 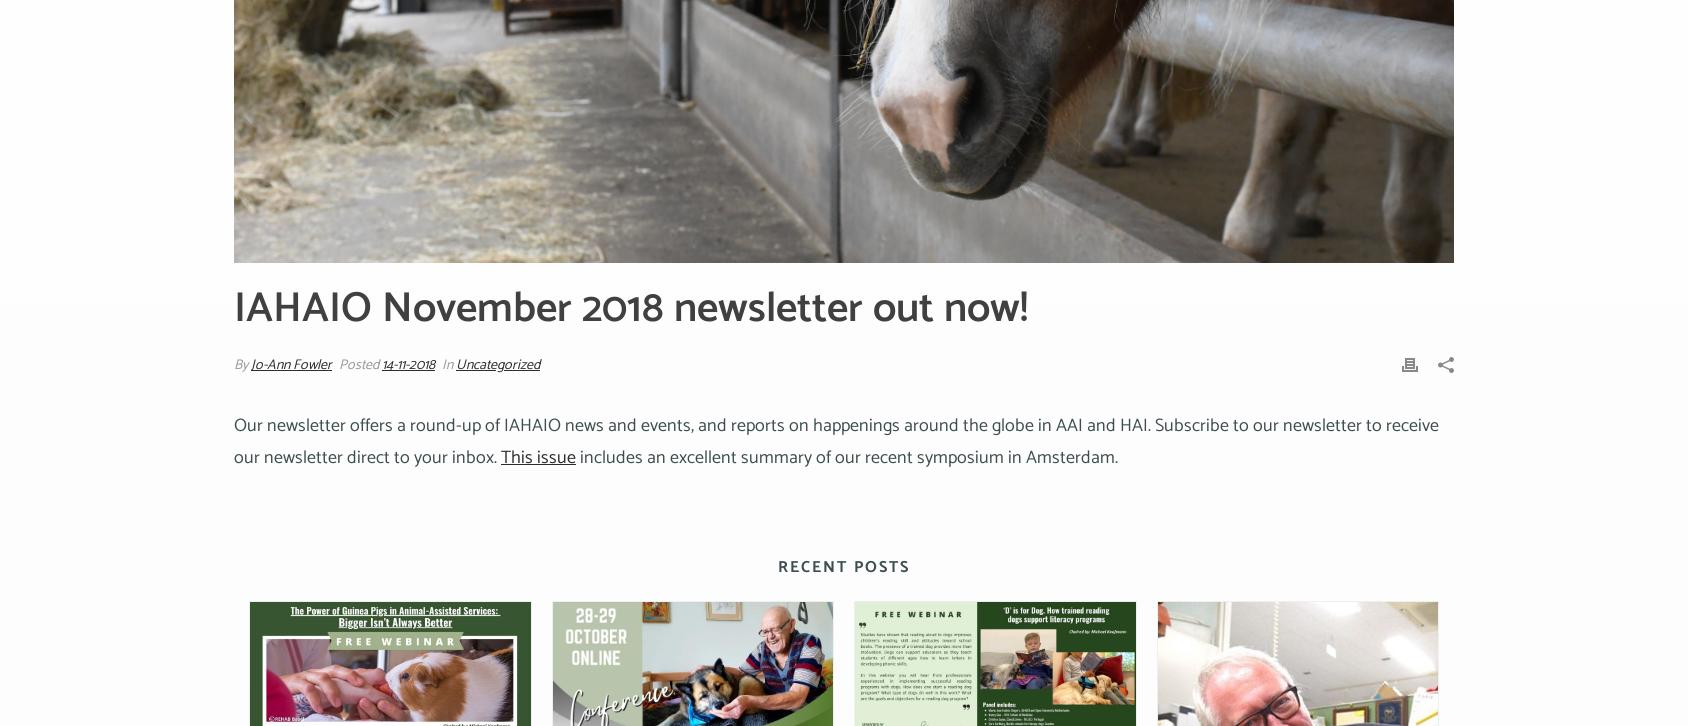 What do you see at coordinates (499, 458) in the screenshot?
I see `'This issue'` at bounding box center [499, 458].